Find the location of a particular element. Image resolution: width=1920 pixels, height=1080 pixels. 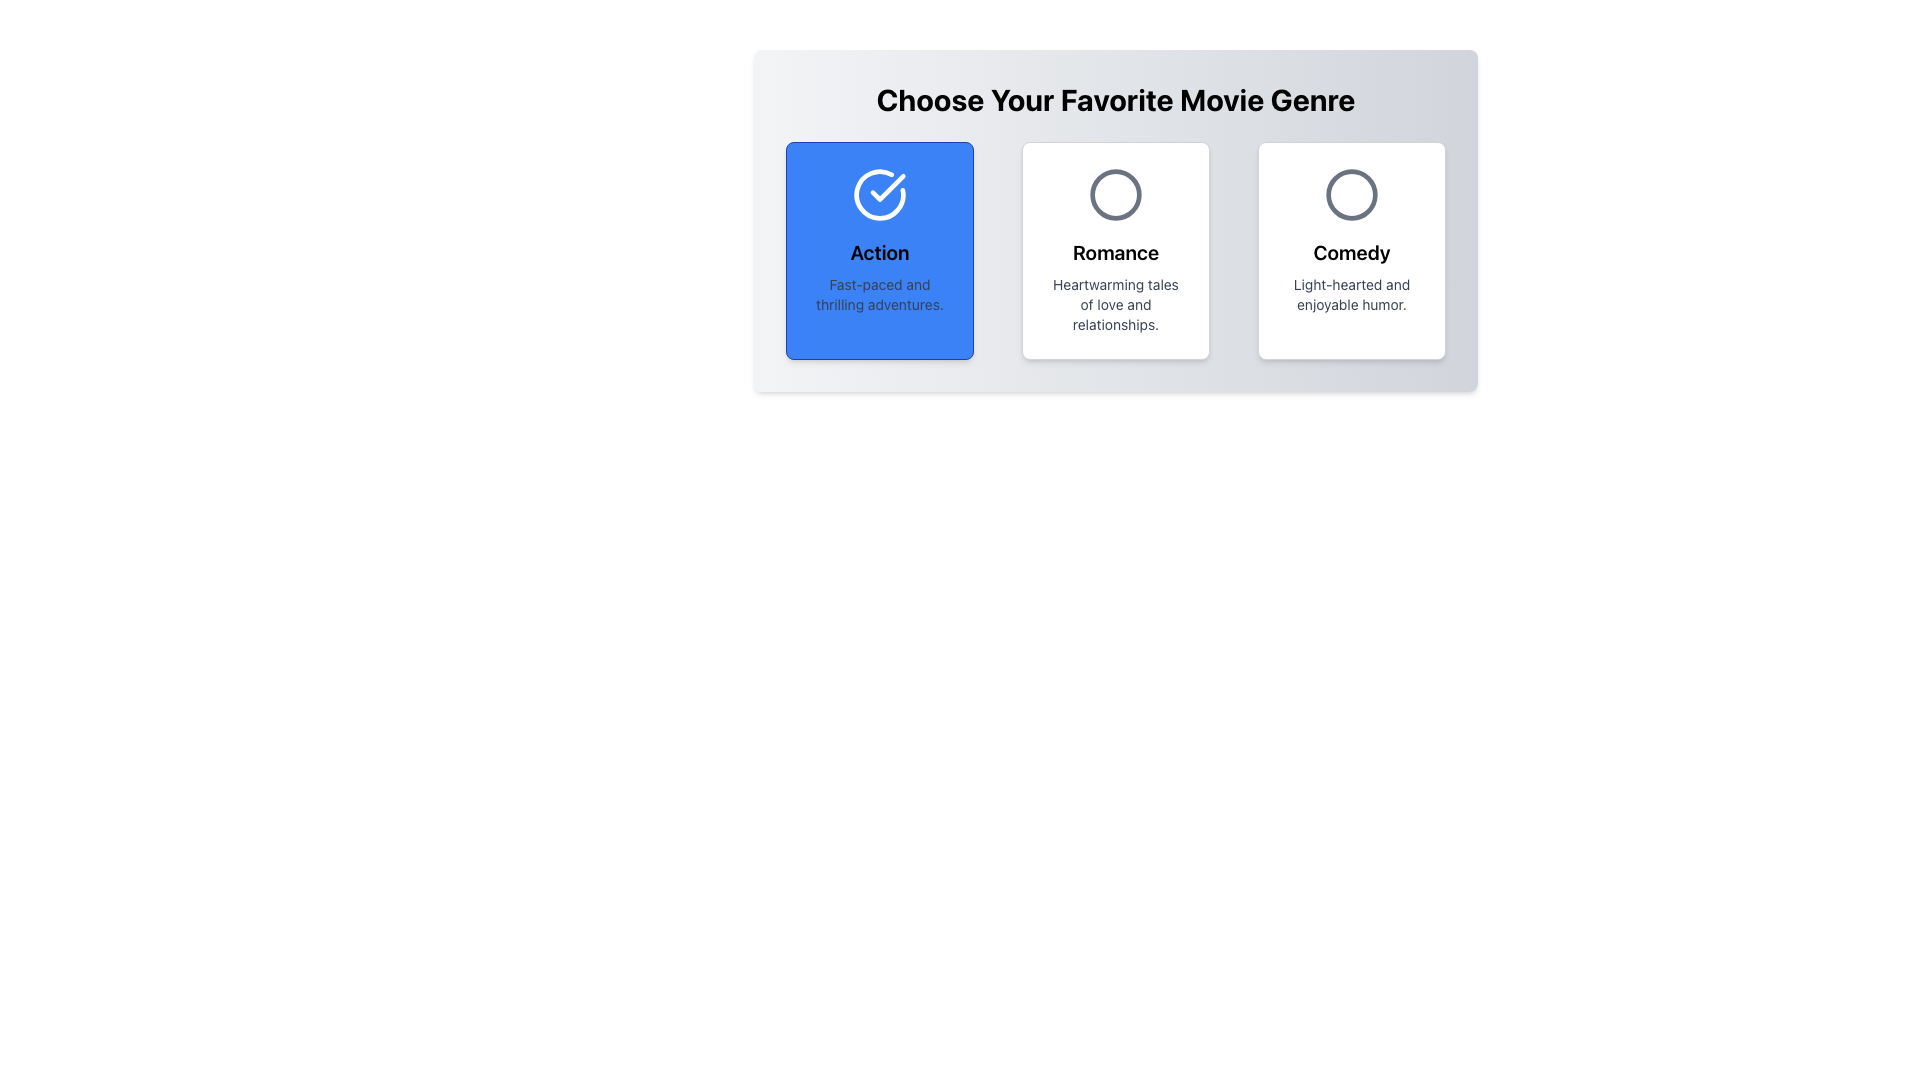

Text label that identifies the category 'Romance', centrally placed above the subtext in the second option box of a series of three is located at coordinates (1114, 252).